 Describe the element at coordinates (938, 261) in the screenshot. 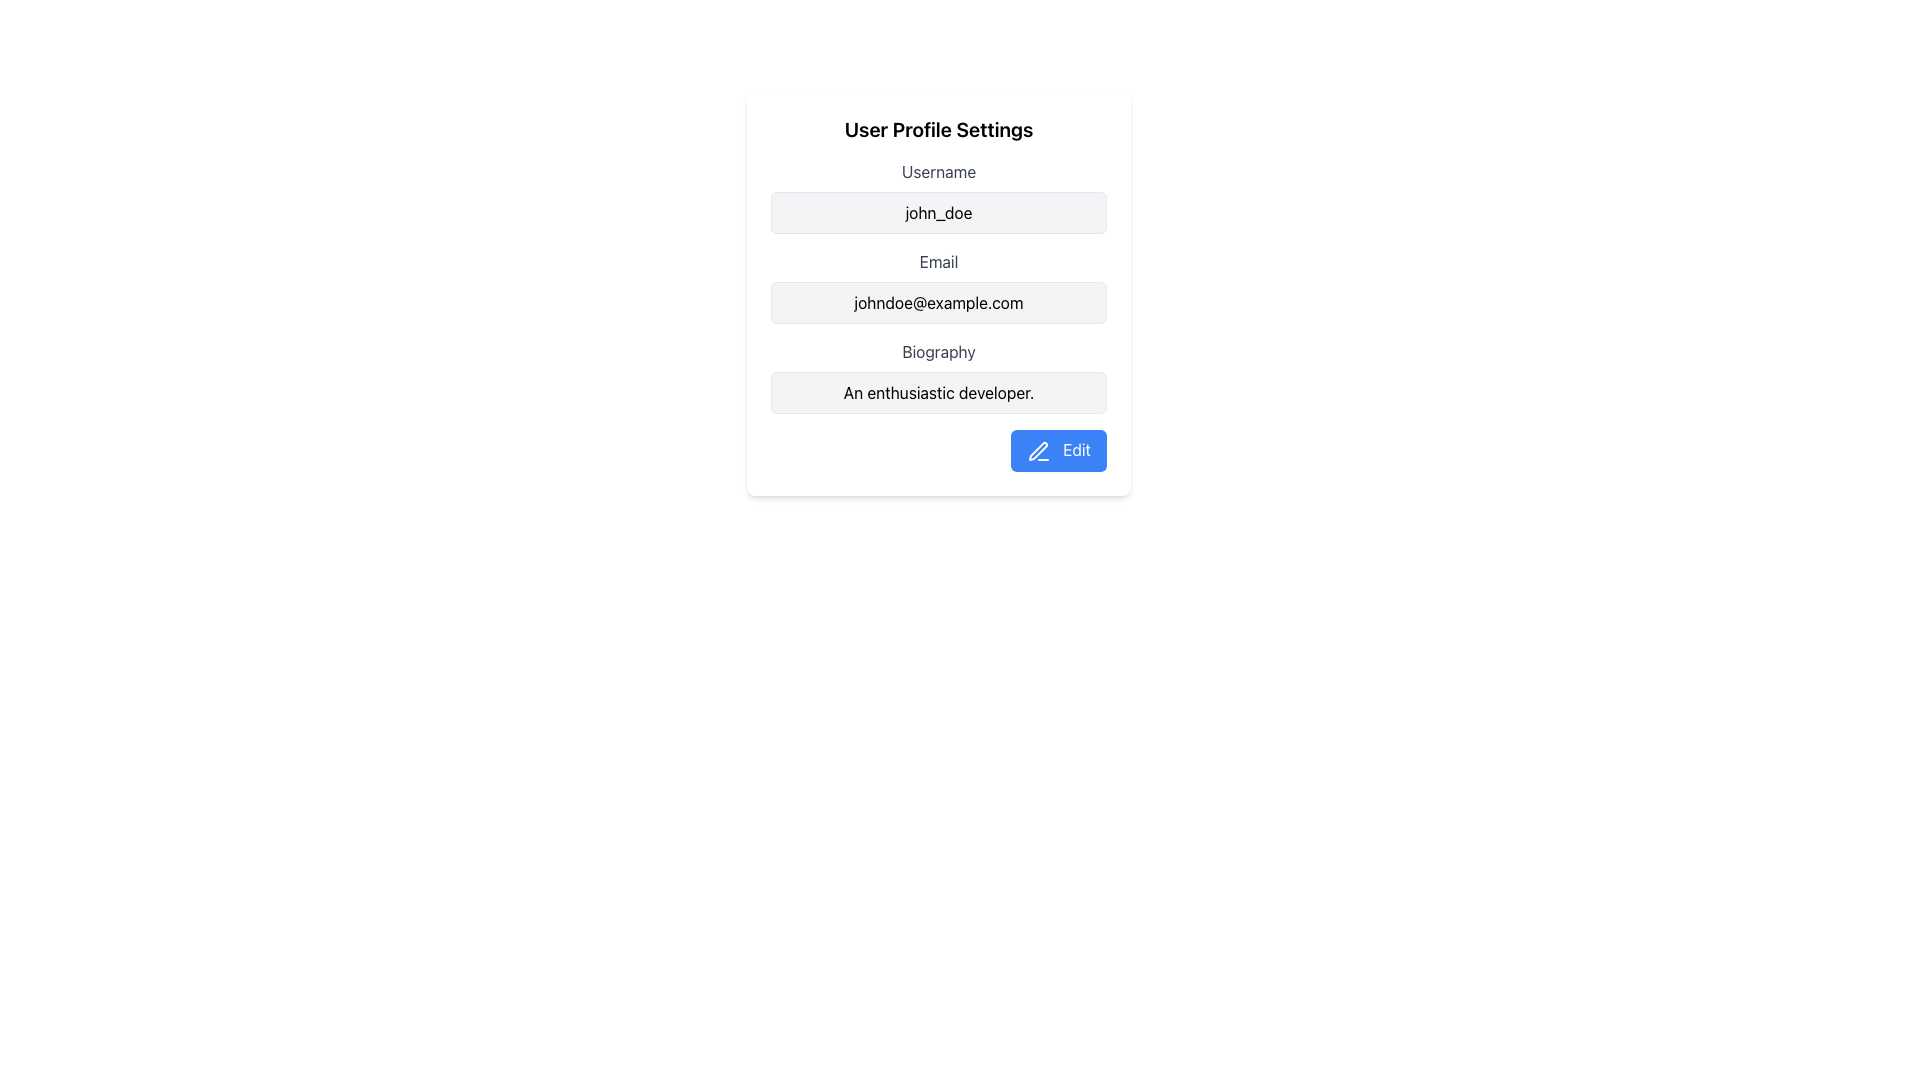

I see `the 'Email' text label in bold, dark gray font located in the user profile settings form` at that location.